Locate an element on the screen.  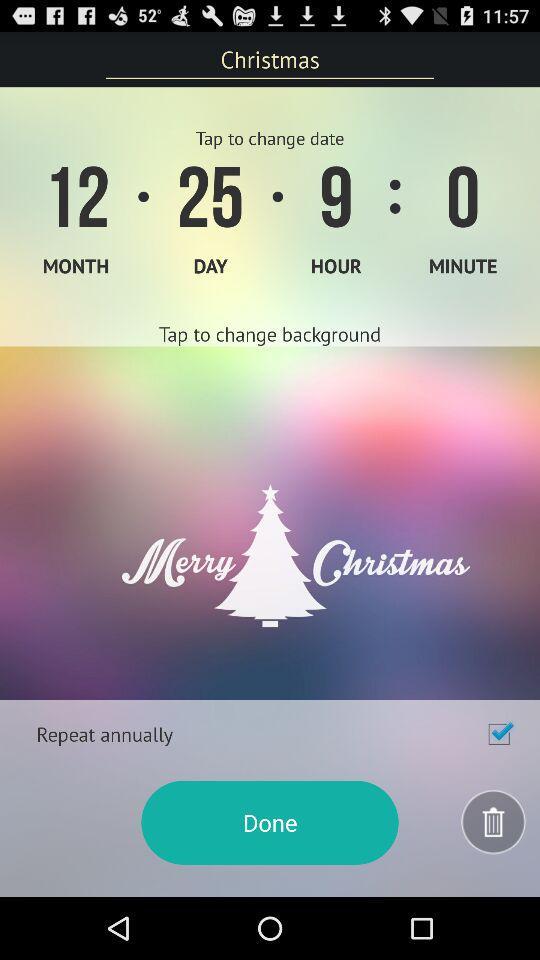
delete option is located at coordinates (493, 822).